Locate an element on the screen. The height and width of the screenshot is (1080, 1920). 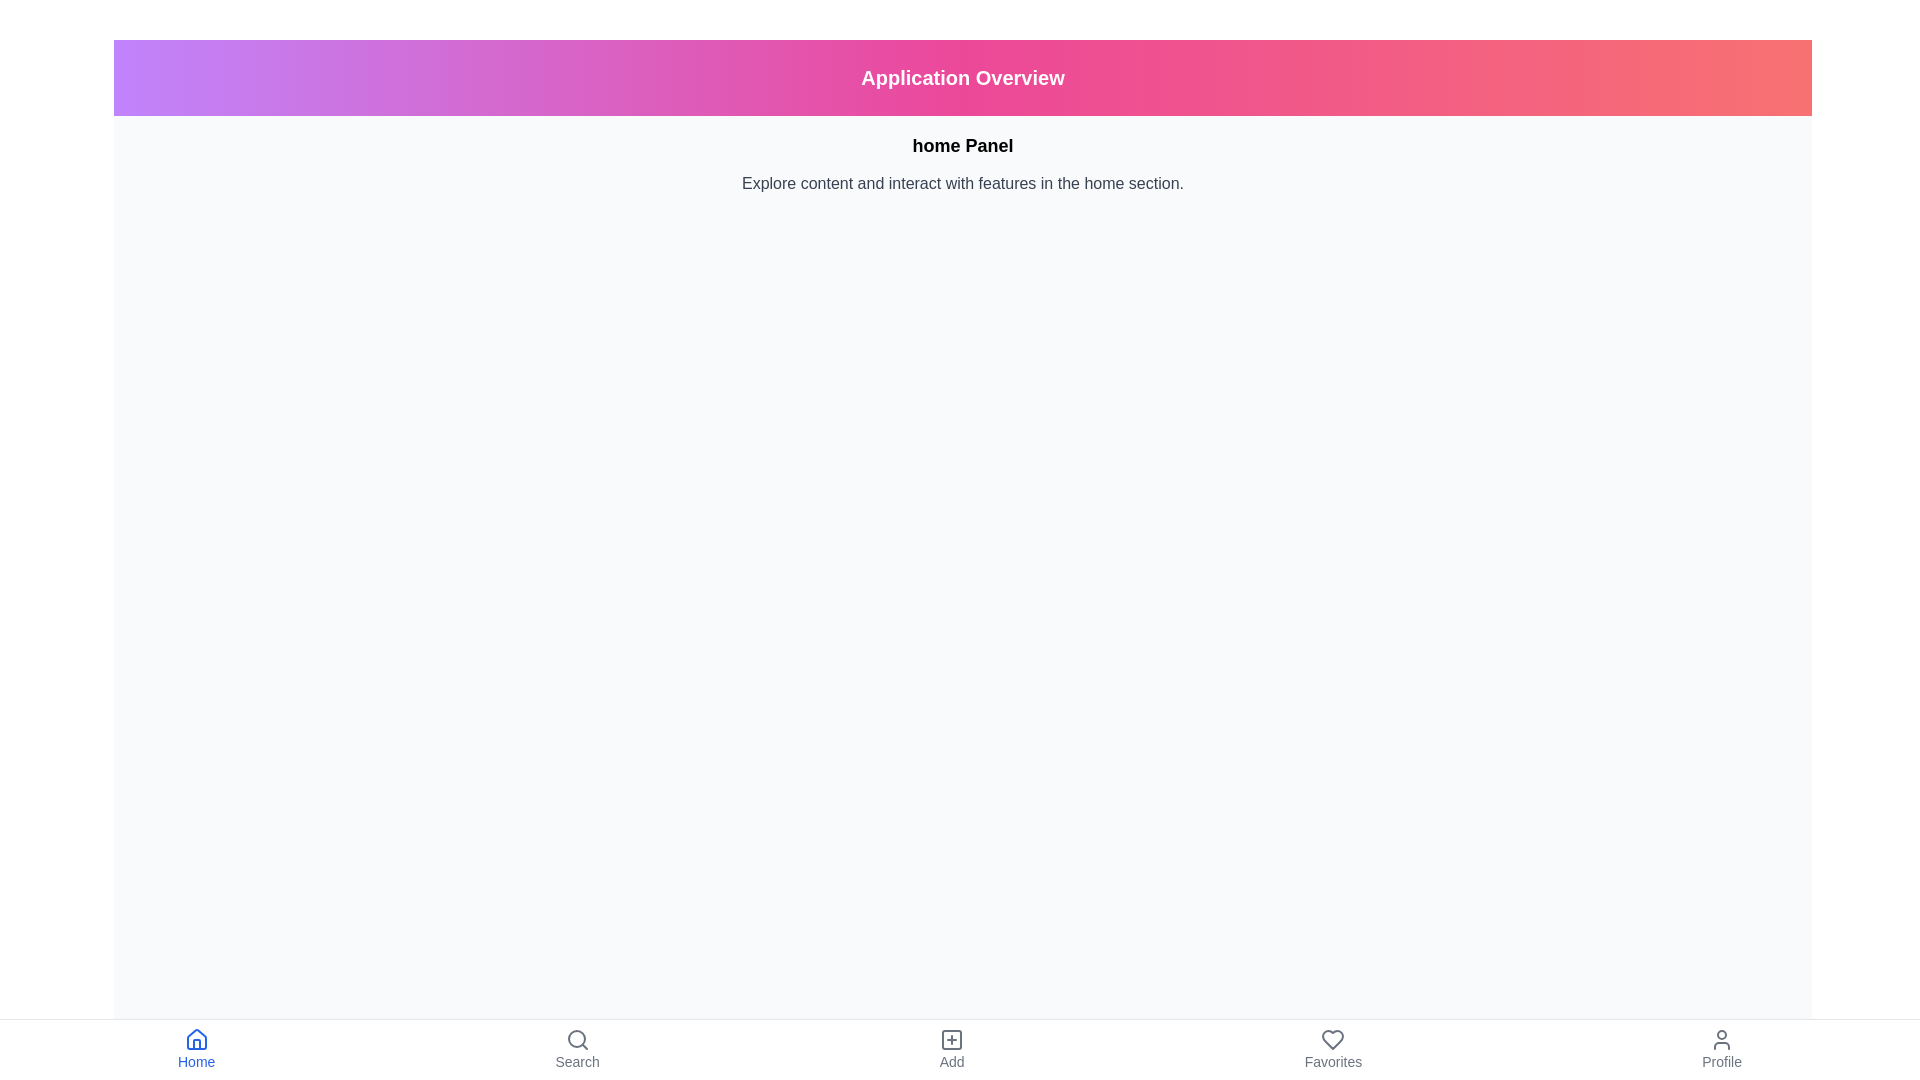
the Home tab to navigate to the respective section is located at coordinates (196, 1048).